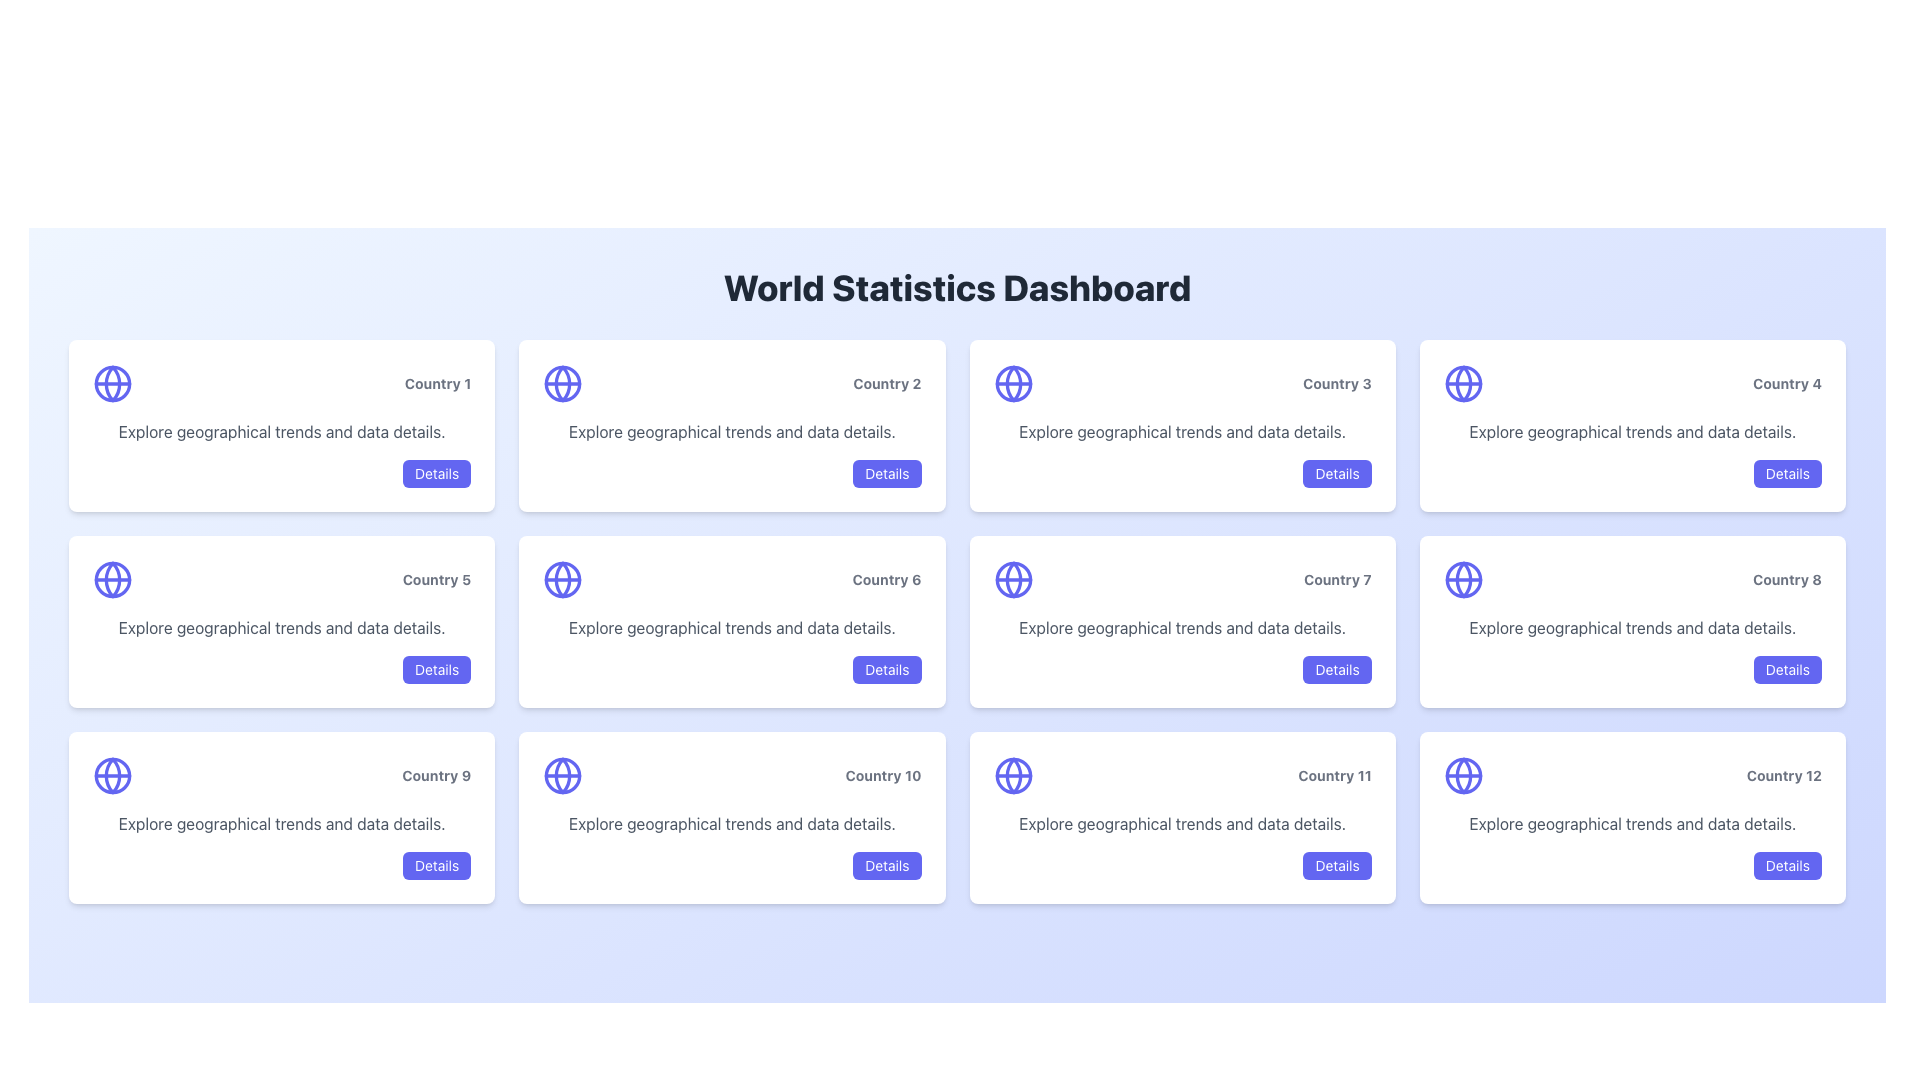 This screenshot has height=1080, width=1920. What do you see at coordinates (1182, 627) in the screenshot?
I see `the text block stating 'Explore geographical trends and data details.' which is located within the 'Country 7' card, positioned below the heading 'Country 7' and above the 'Details' button` at bounding box center [1182, 627].